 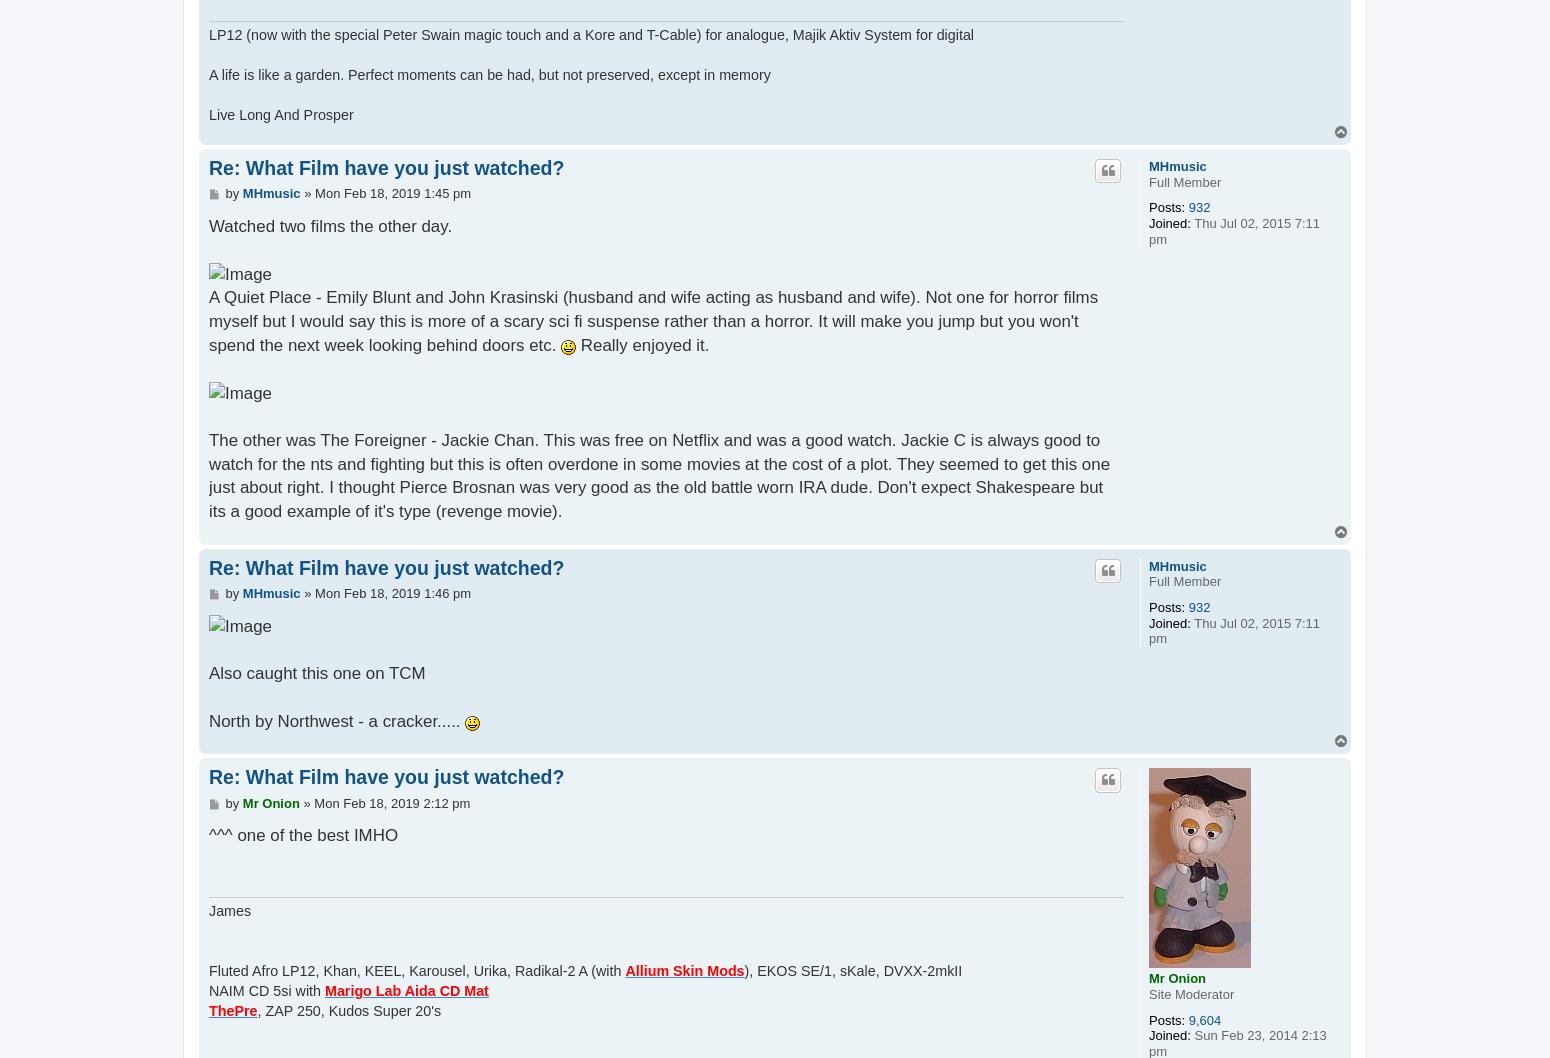 I want to click on 'Fluted Afro LP12, Khan, KEEL, Karousel, Urika, Radikal-2 A (with', so click(x=416, y=969).